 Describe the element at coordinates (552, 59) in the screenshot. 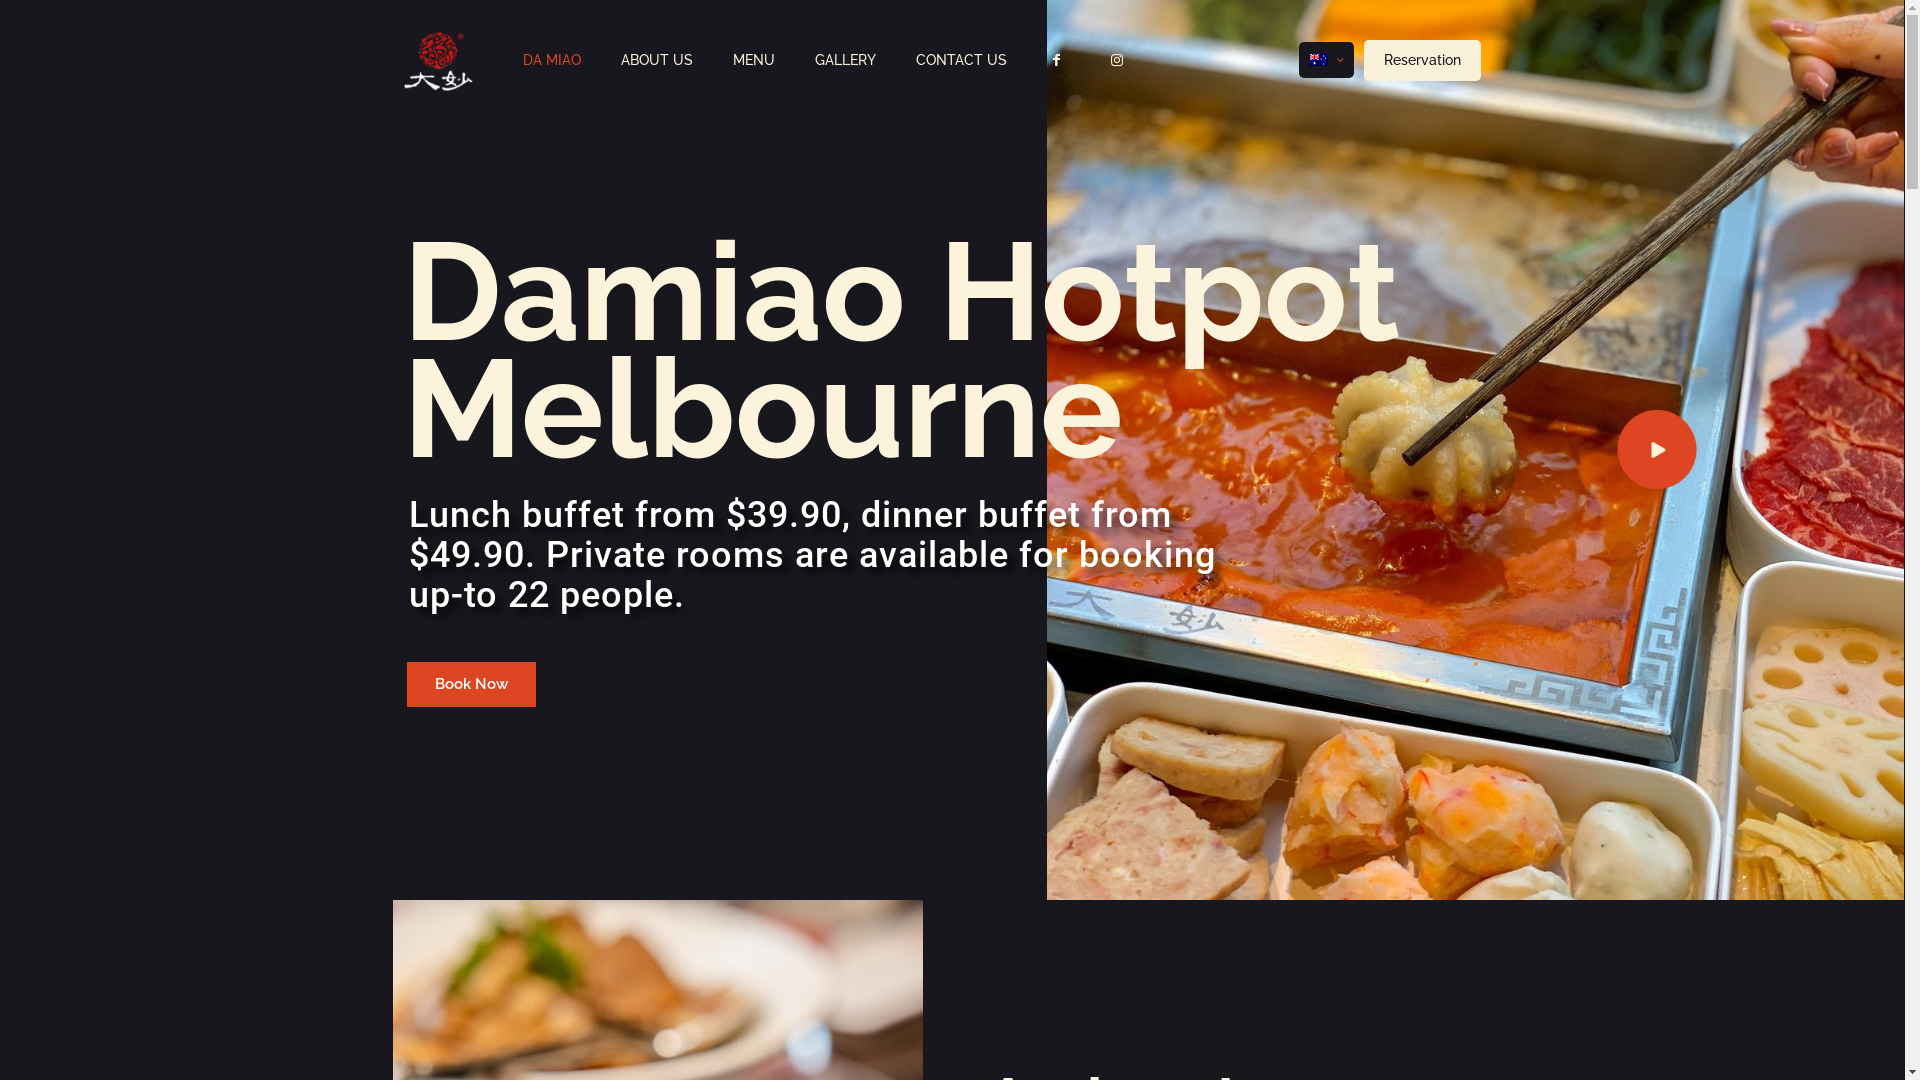

I see `'DA MIAO'` at that location.